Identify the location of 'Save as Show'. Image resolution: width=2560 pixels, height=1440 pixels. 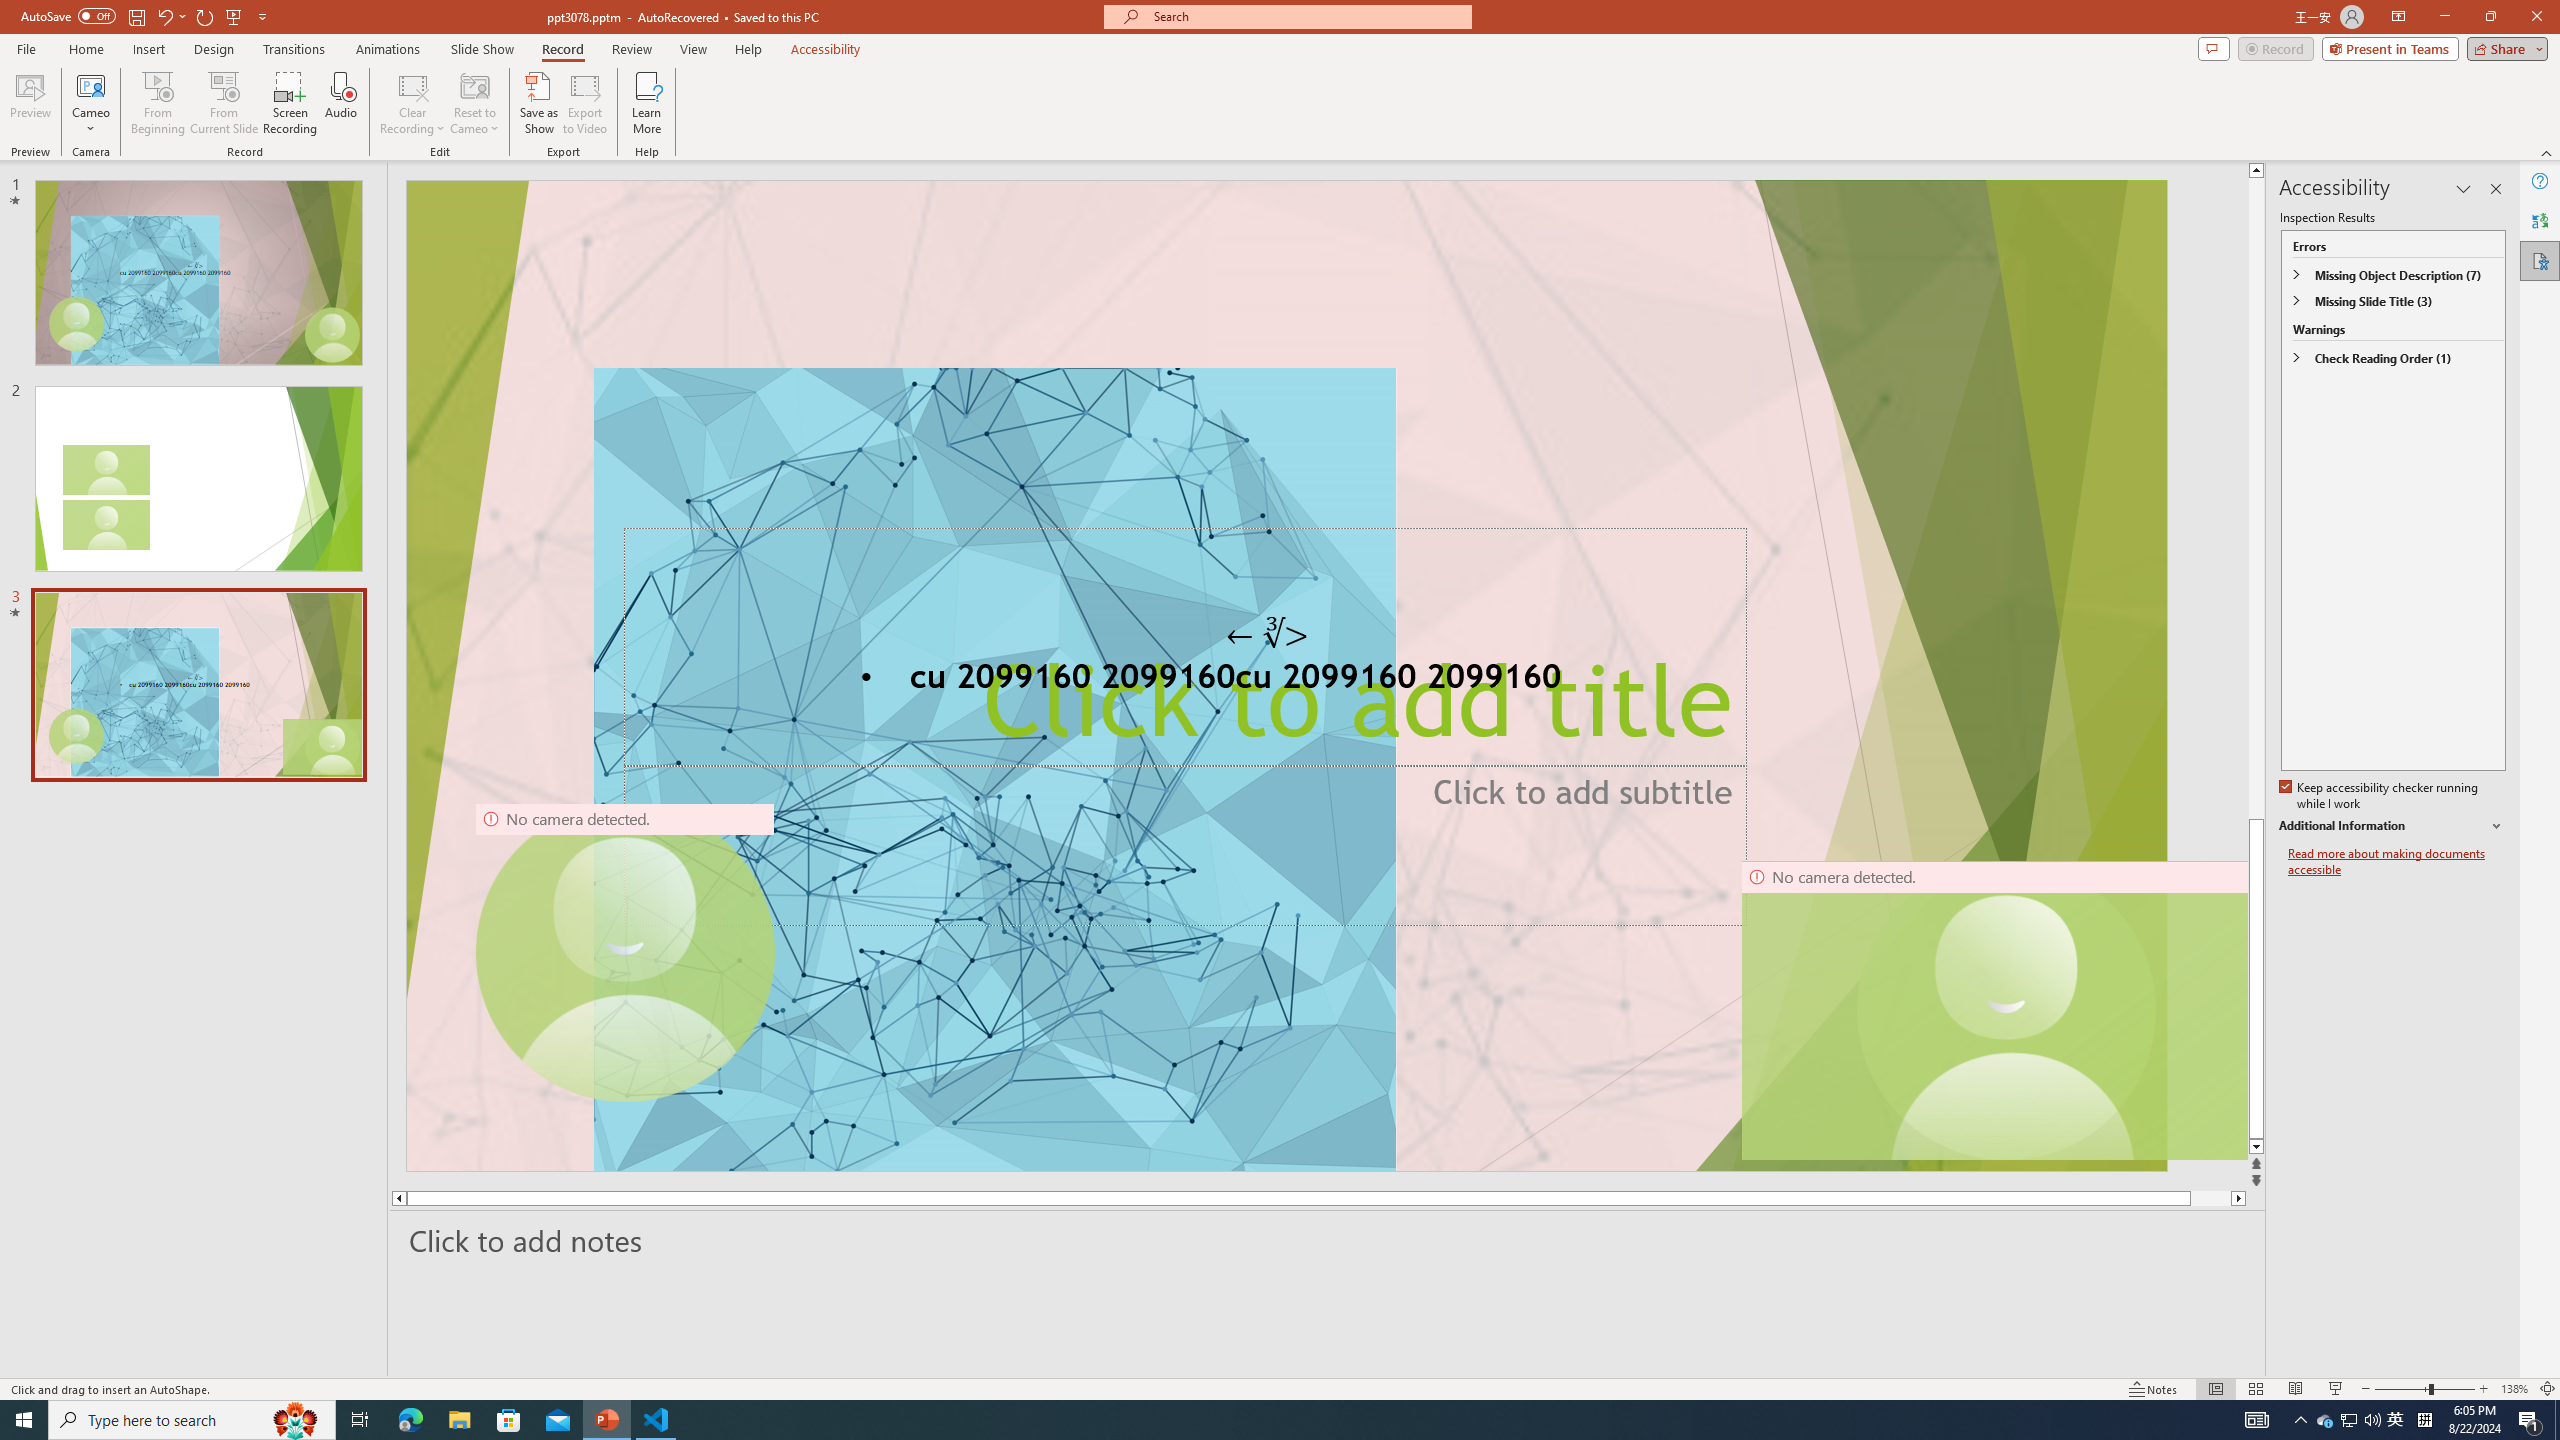
(538, 103).